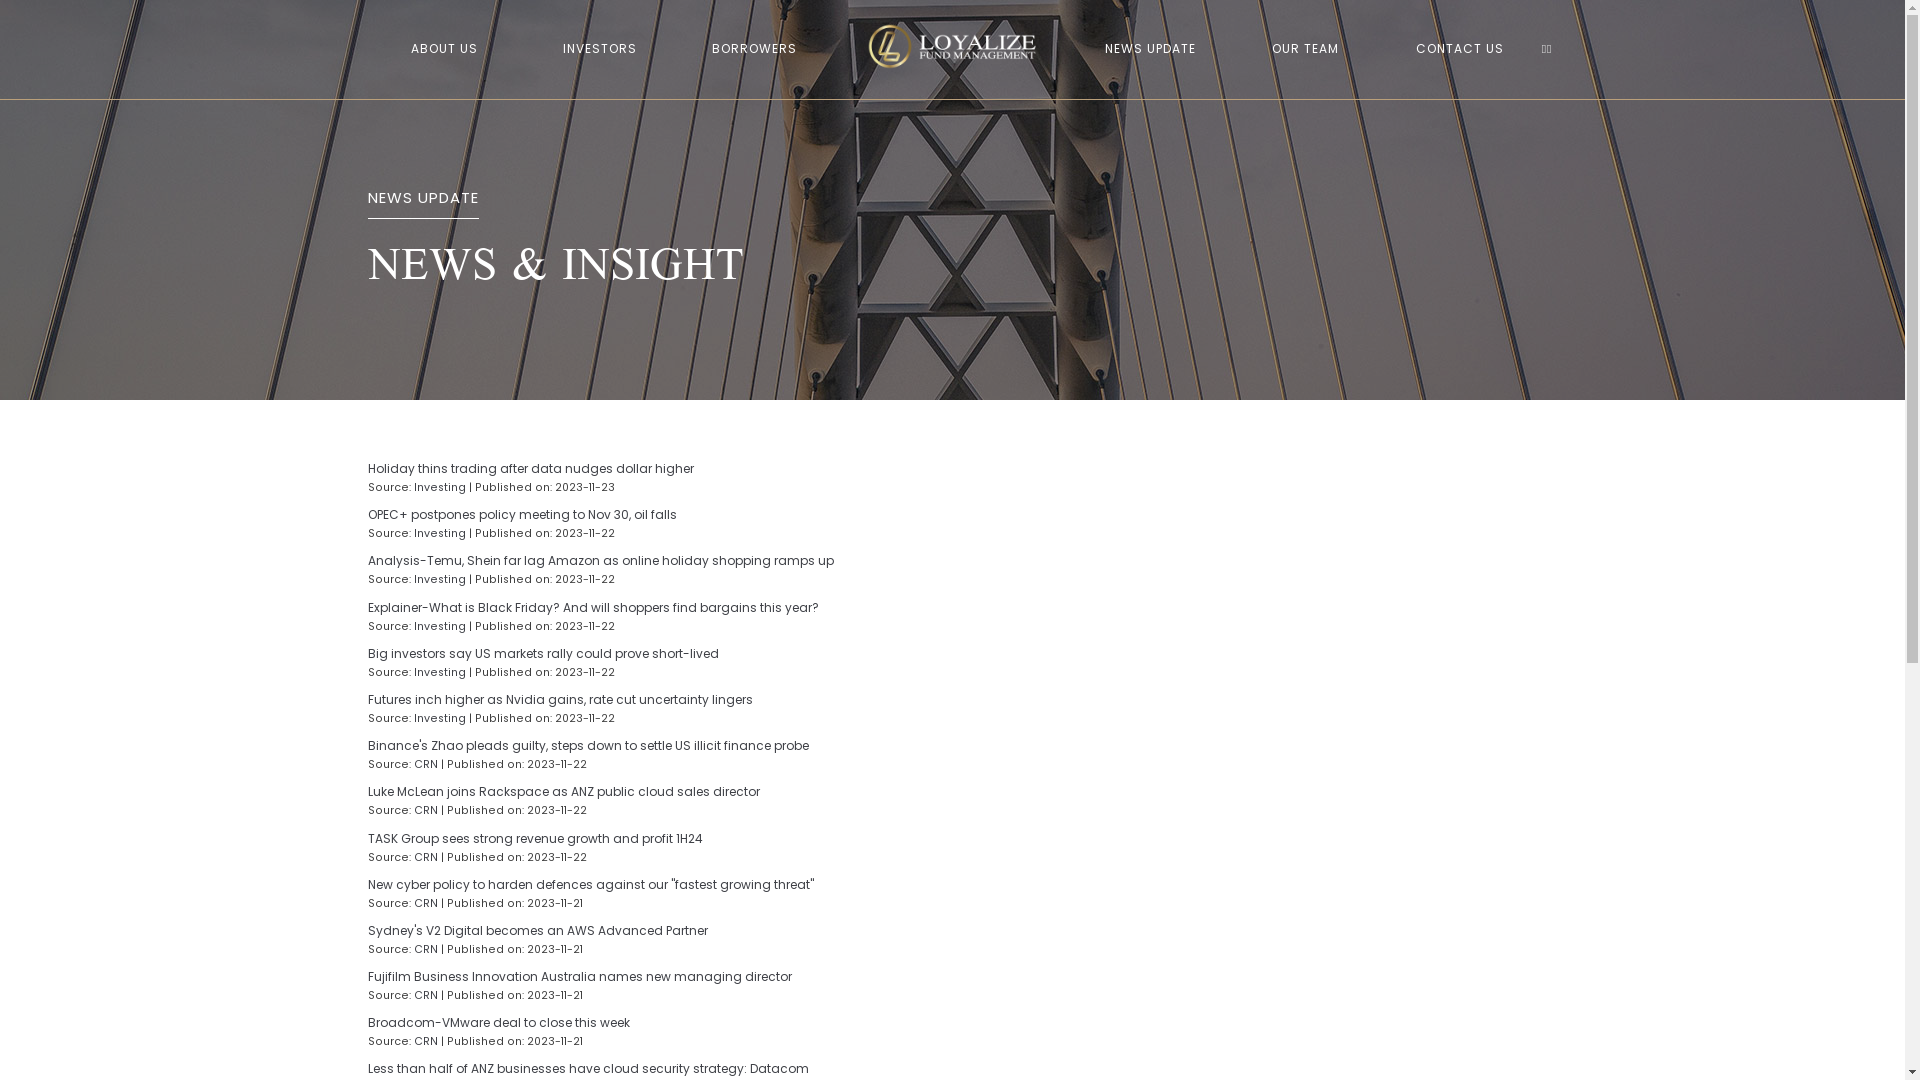 Image resolution: width=1920 pixels, height=1080 pixels. I want to click on 'OUR TEAM', so click(1305, 48).